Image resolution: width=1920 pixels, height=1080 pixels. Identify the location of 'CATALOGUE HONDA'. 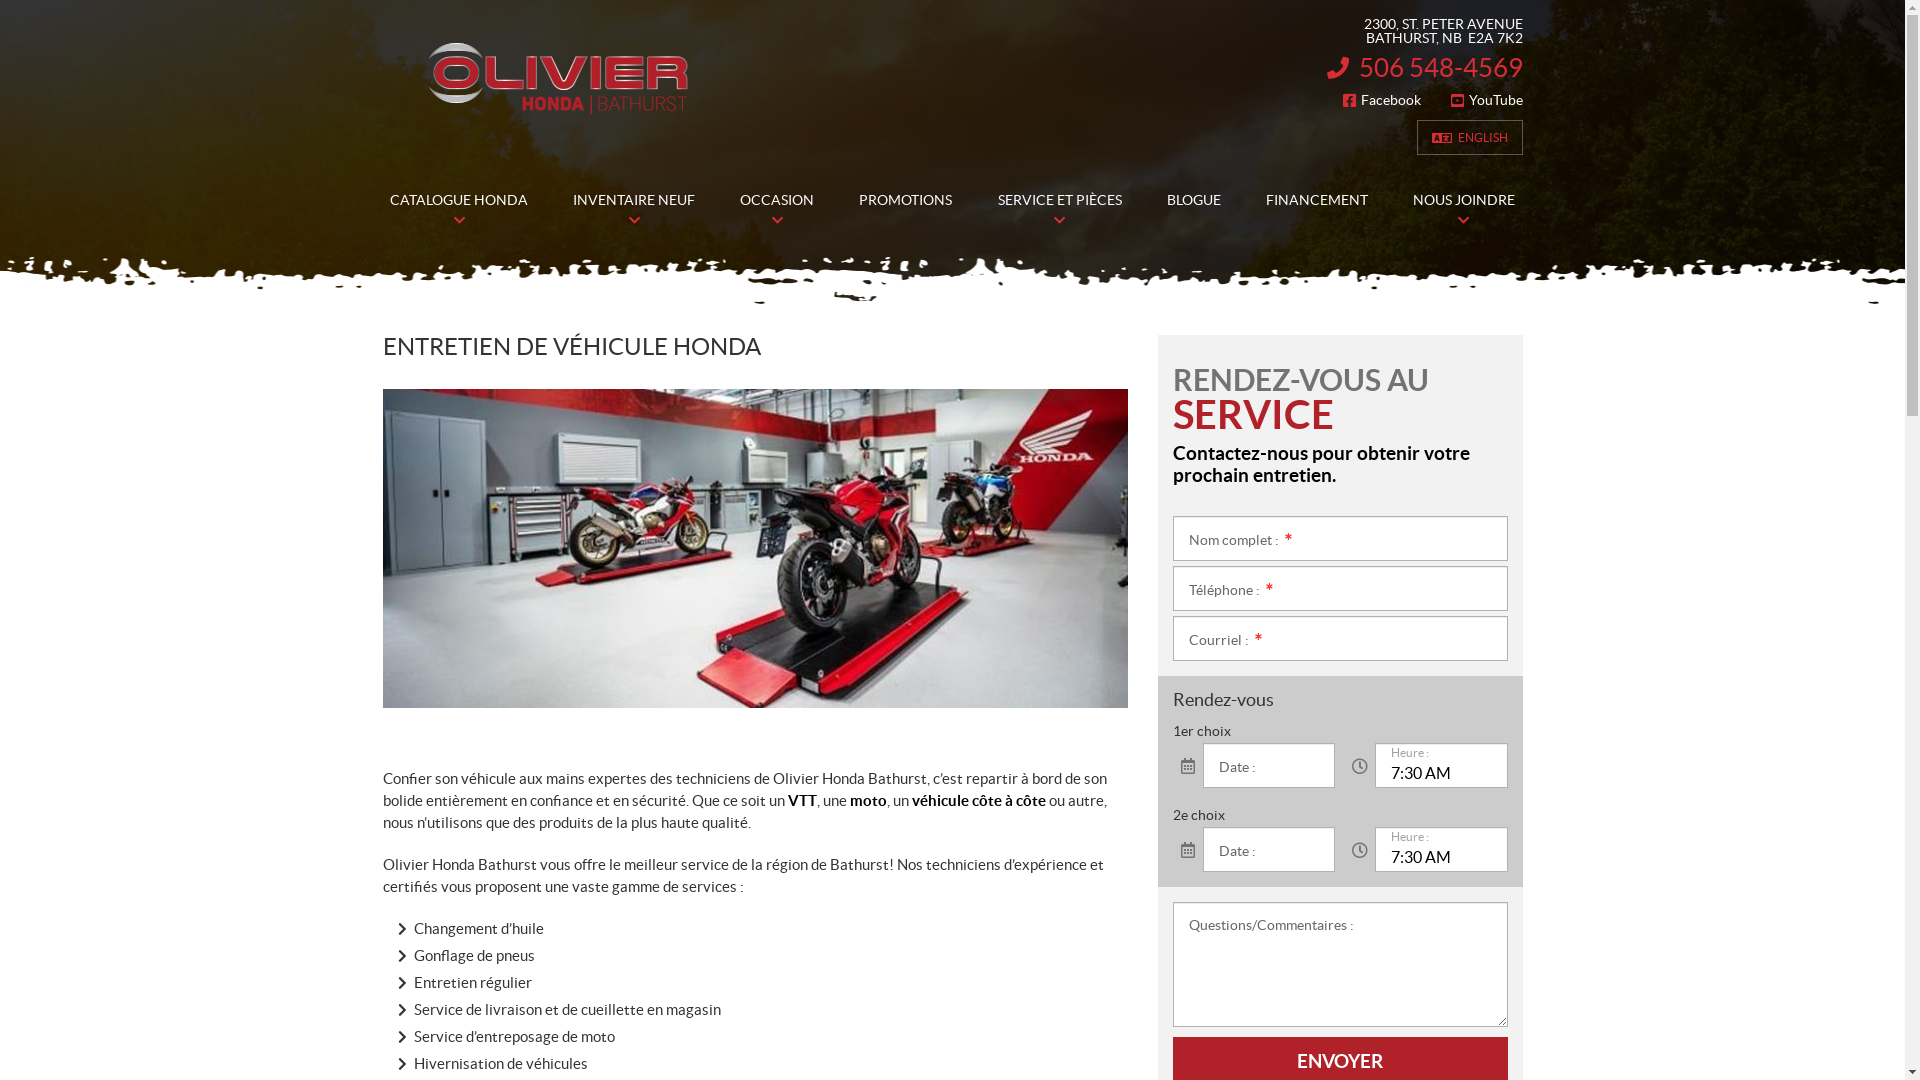
(458, 200).